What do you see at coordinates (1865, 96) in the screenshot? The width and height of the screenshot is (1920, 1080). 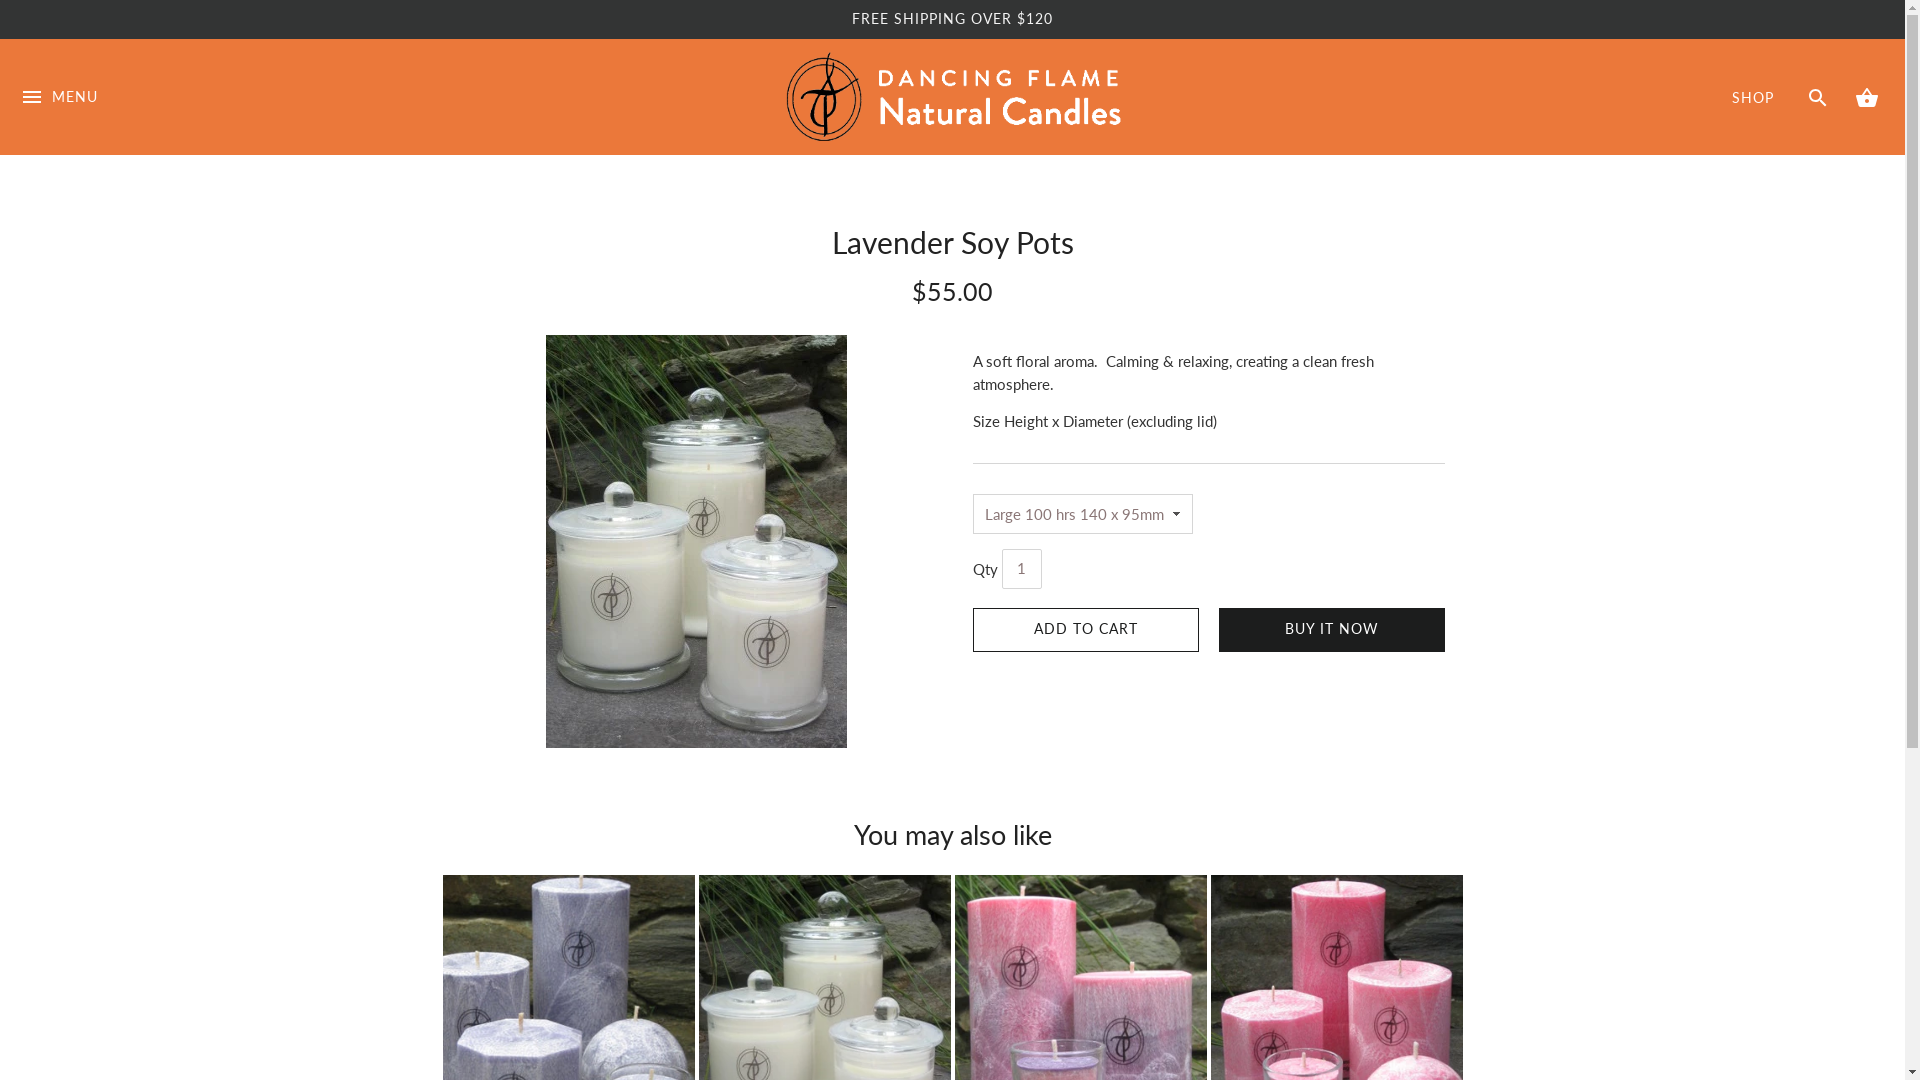 I see `'CART'` at bounding box center [1865, 96].